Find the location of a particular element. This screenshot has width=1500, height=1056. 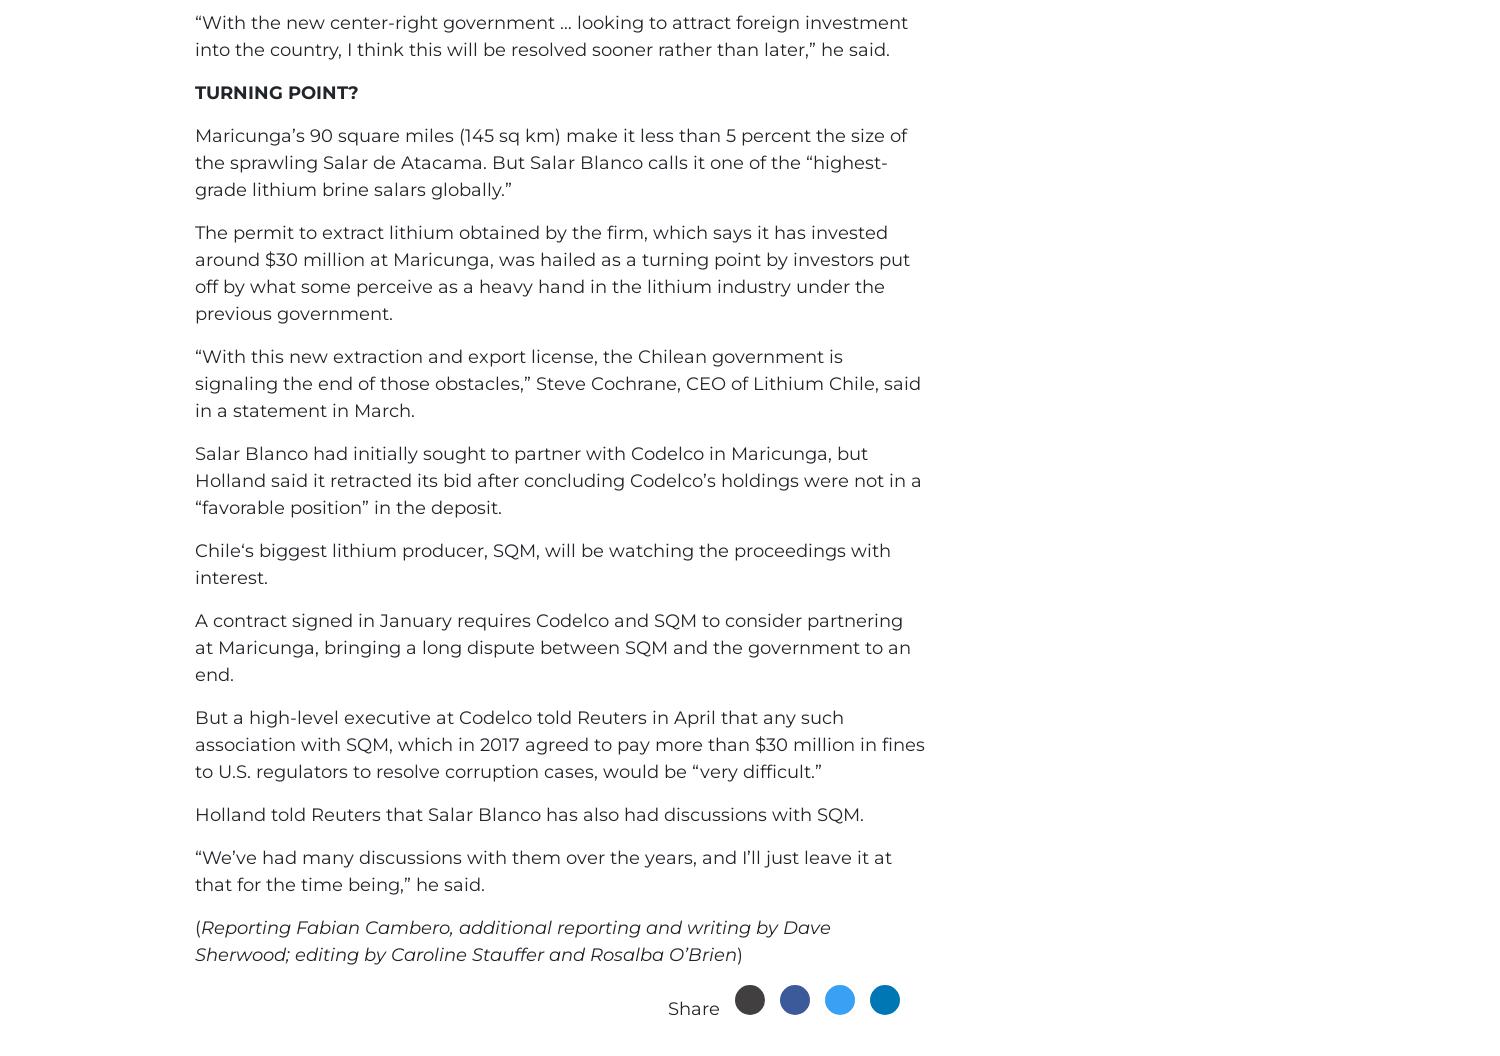

'“We’ve had many discussions with them over the years, and I’ll just leave it at that for the time being,” he said.' is located at coordinates (543, 870).